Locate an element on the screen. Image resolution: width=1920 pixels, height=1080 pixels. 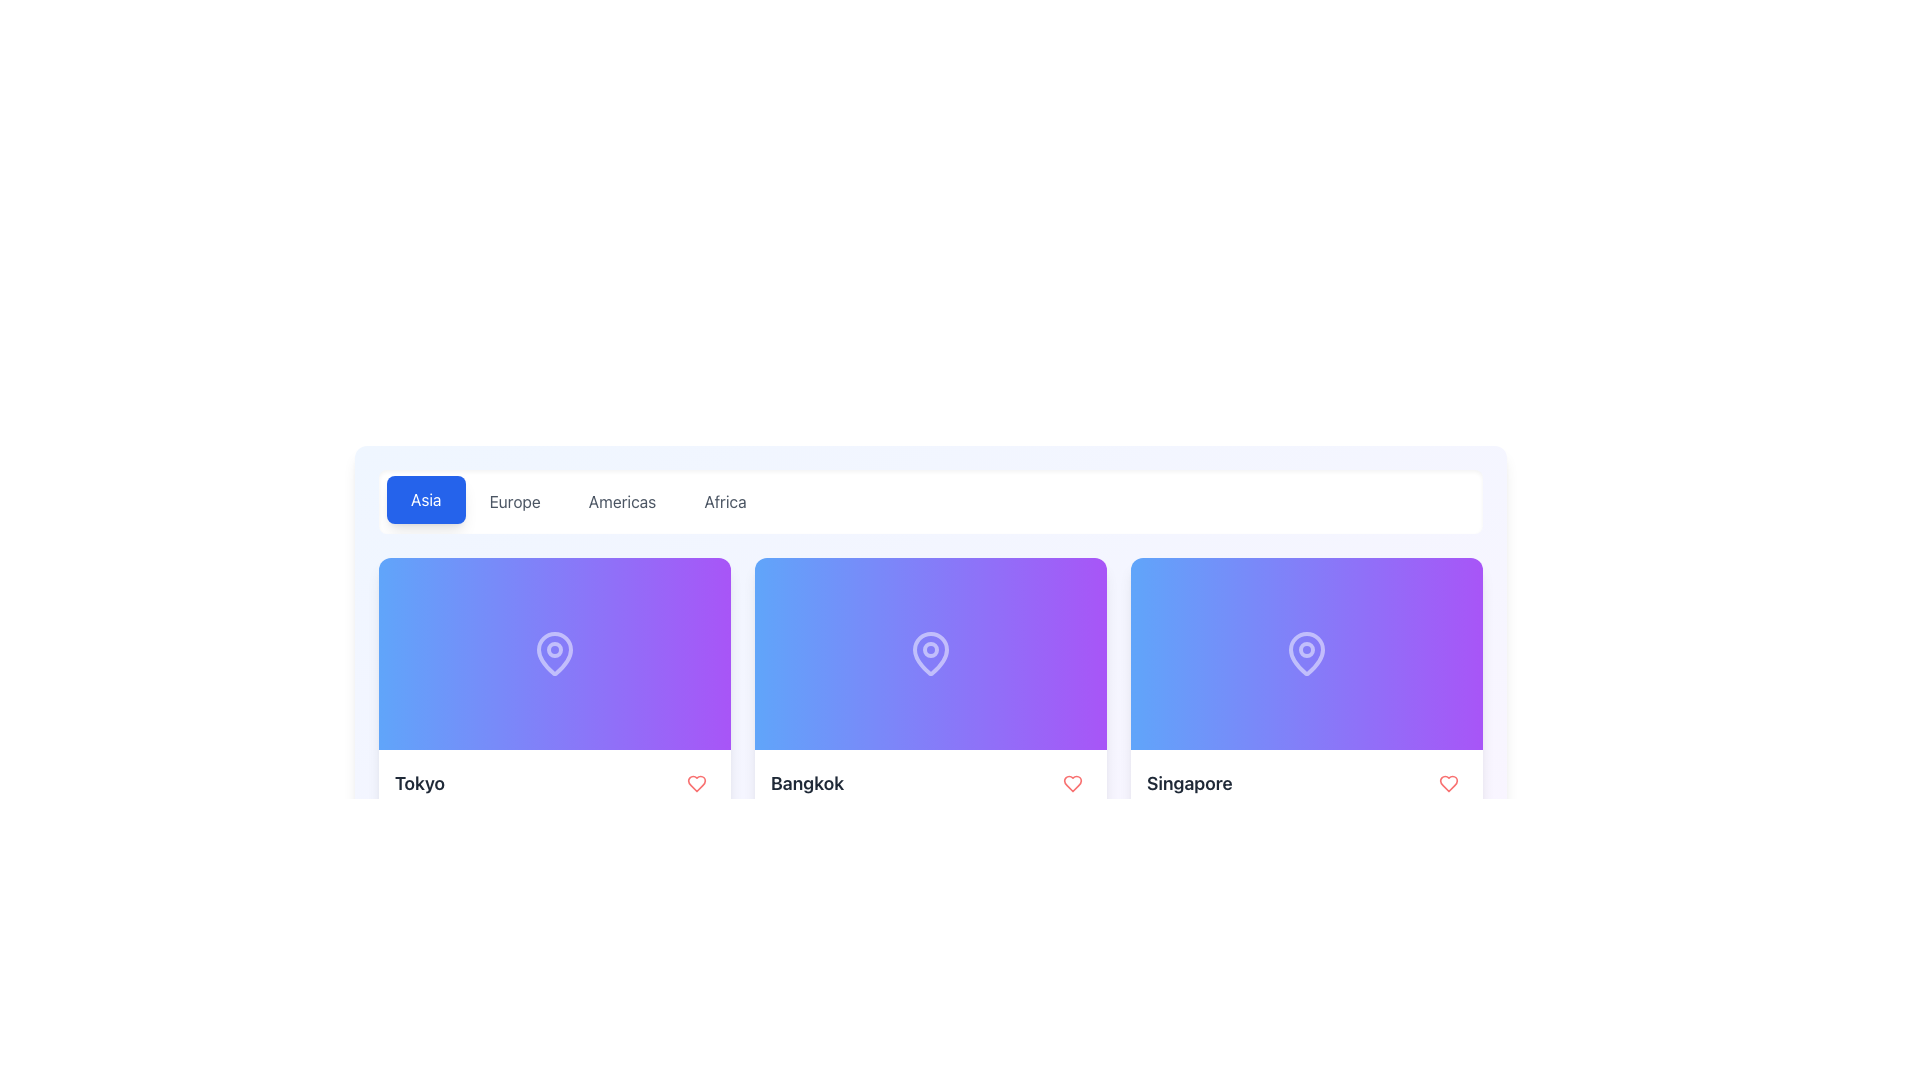
the heart-shaped button styled in red, located at the bottom-right corner of the card labeled 'Singapore' is located at coordinates (1449, 782).